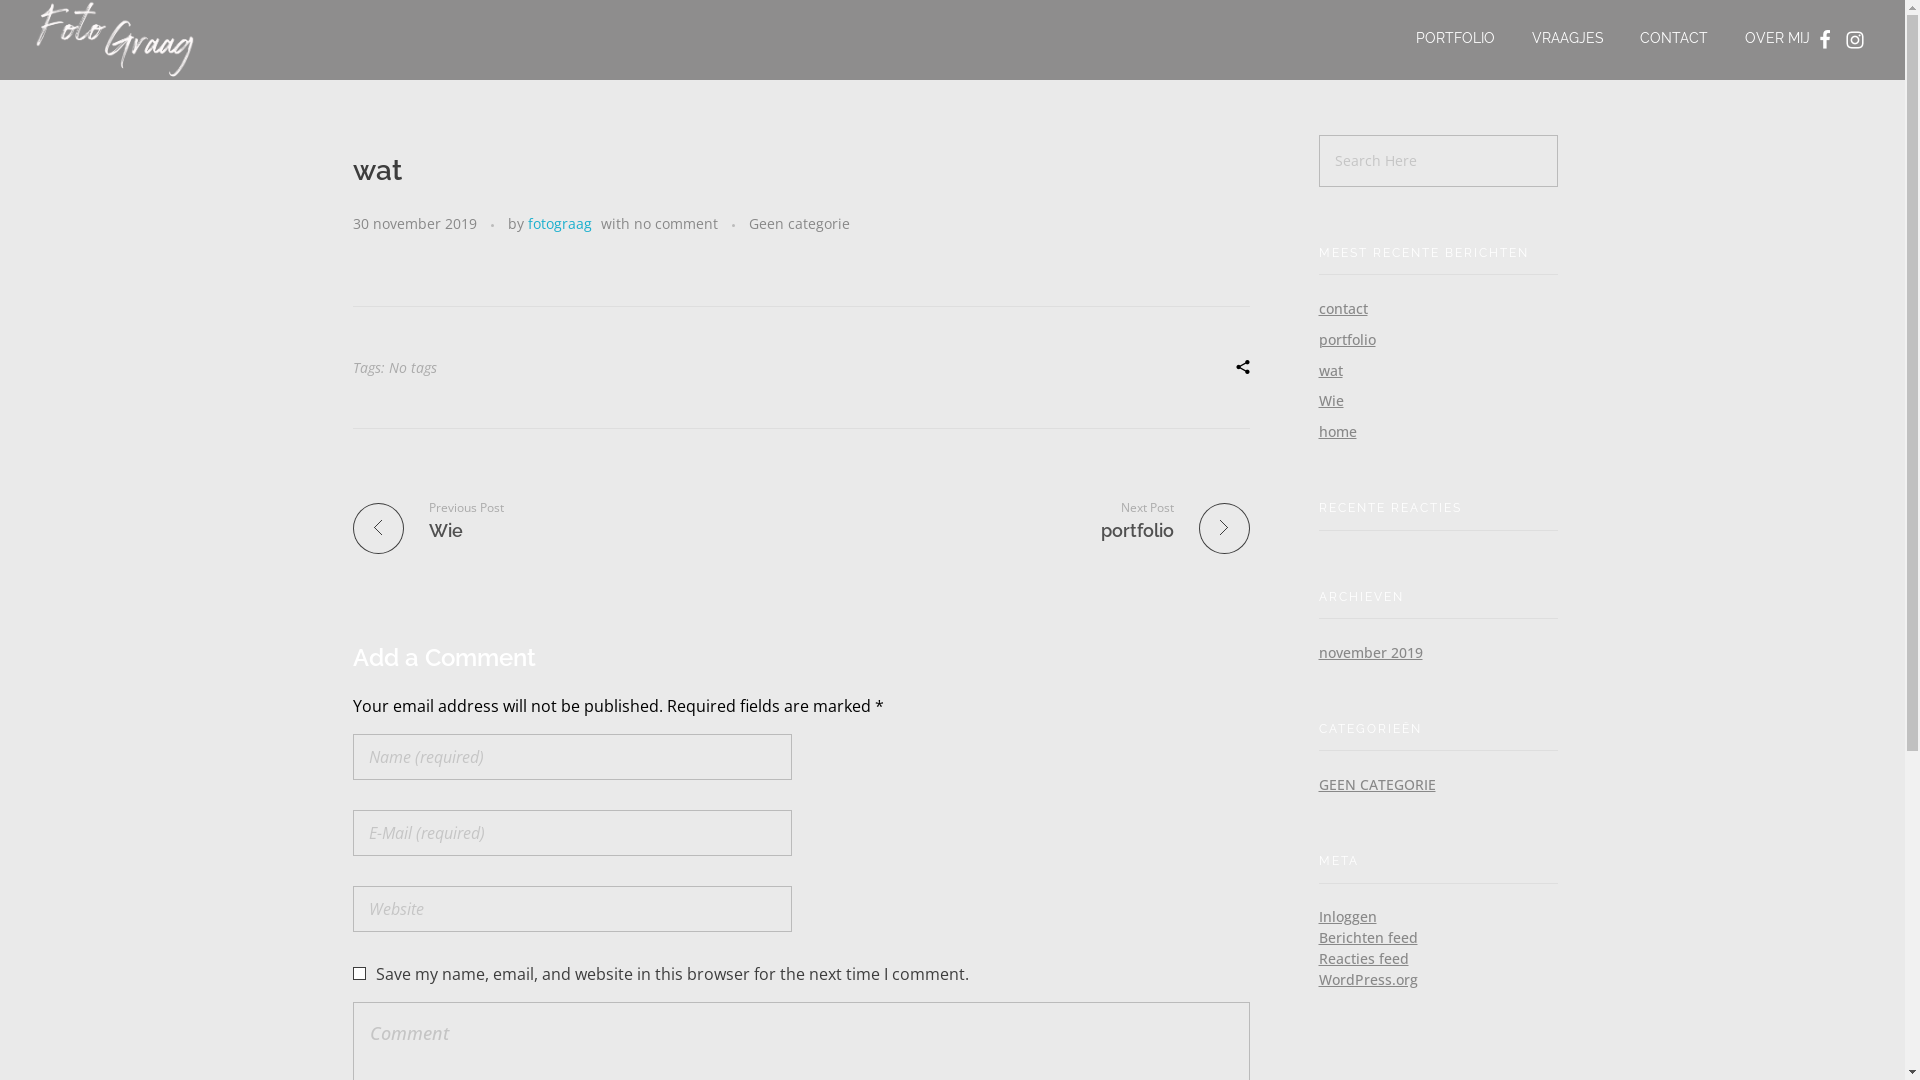  Describe the element at coordinates (560, 223) in the screenshot. I see `'fotograag'` at that location.